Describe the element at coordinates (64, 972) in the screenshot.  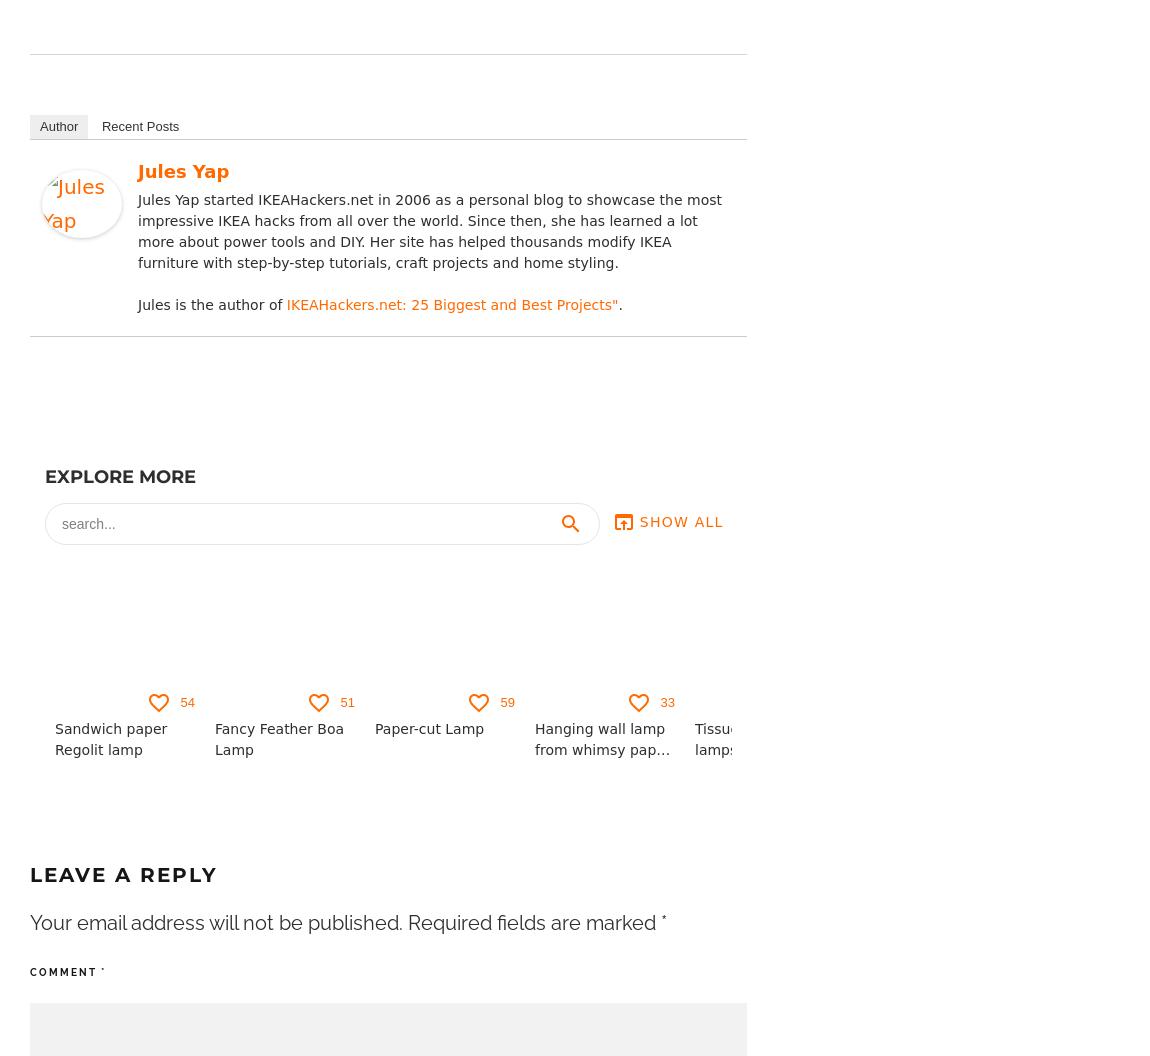
I see `'Comment'` at that location.